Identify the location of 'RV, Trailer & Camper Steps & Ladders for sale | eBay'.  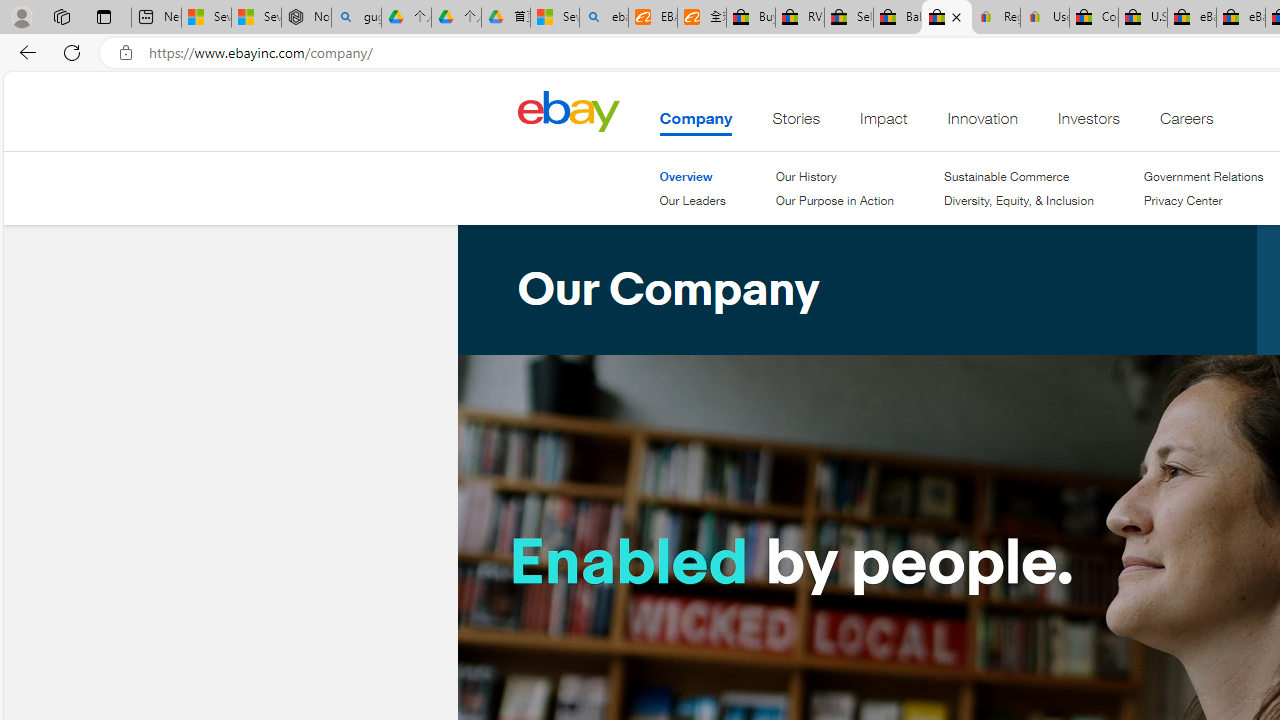
(800, 17).